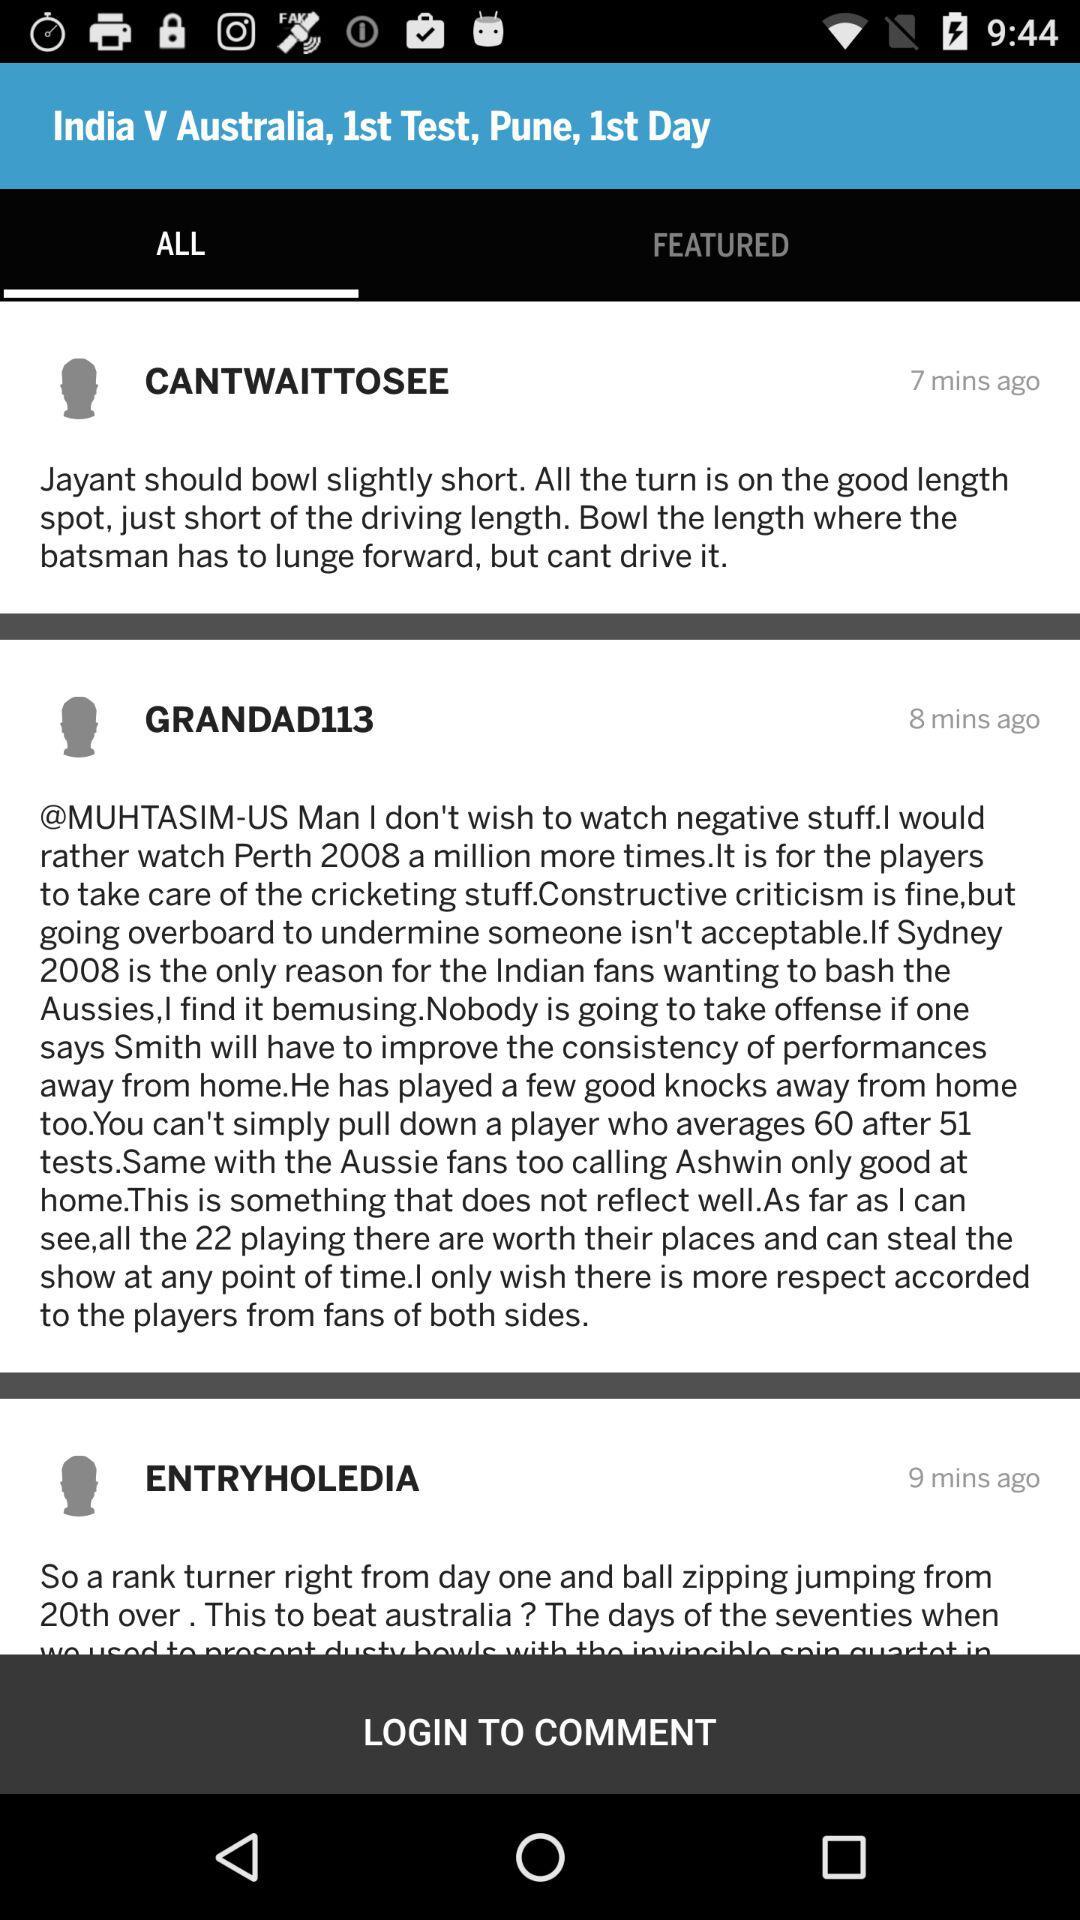 Image resolution: width=1080 pixels, height=1920 pixels. I want to click on item next to the 7 mins ago, so click(513, 380).